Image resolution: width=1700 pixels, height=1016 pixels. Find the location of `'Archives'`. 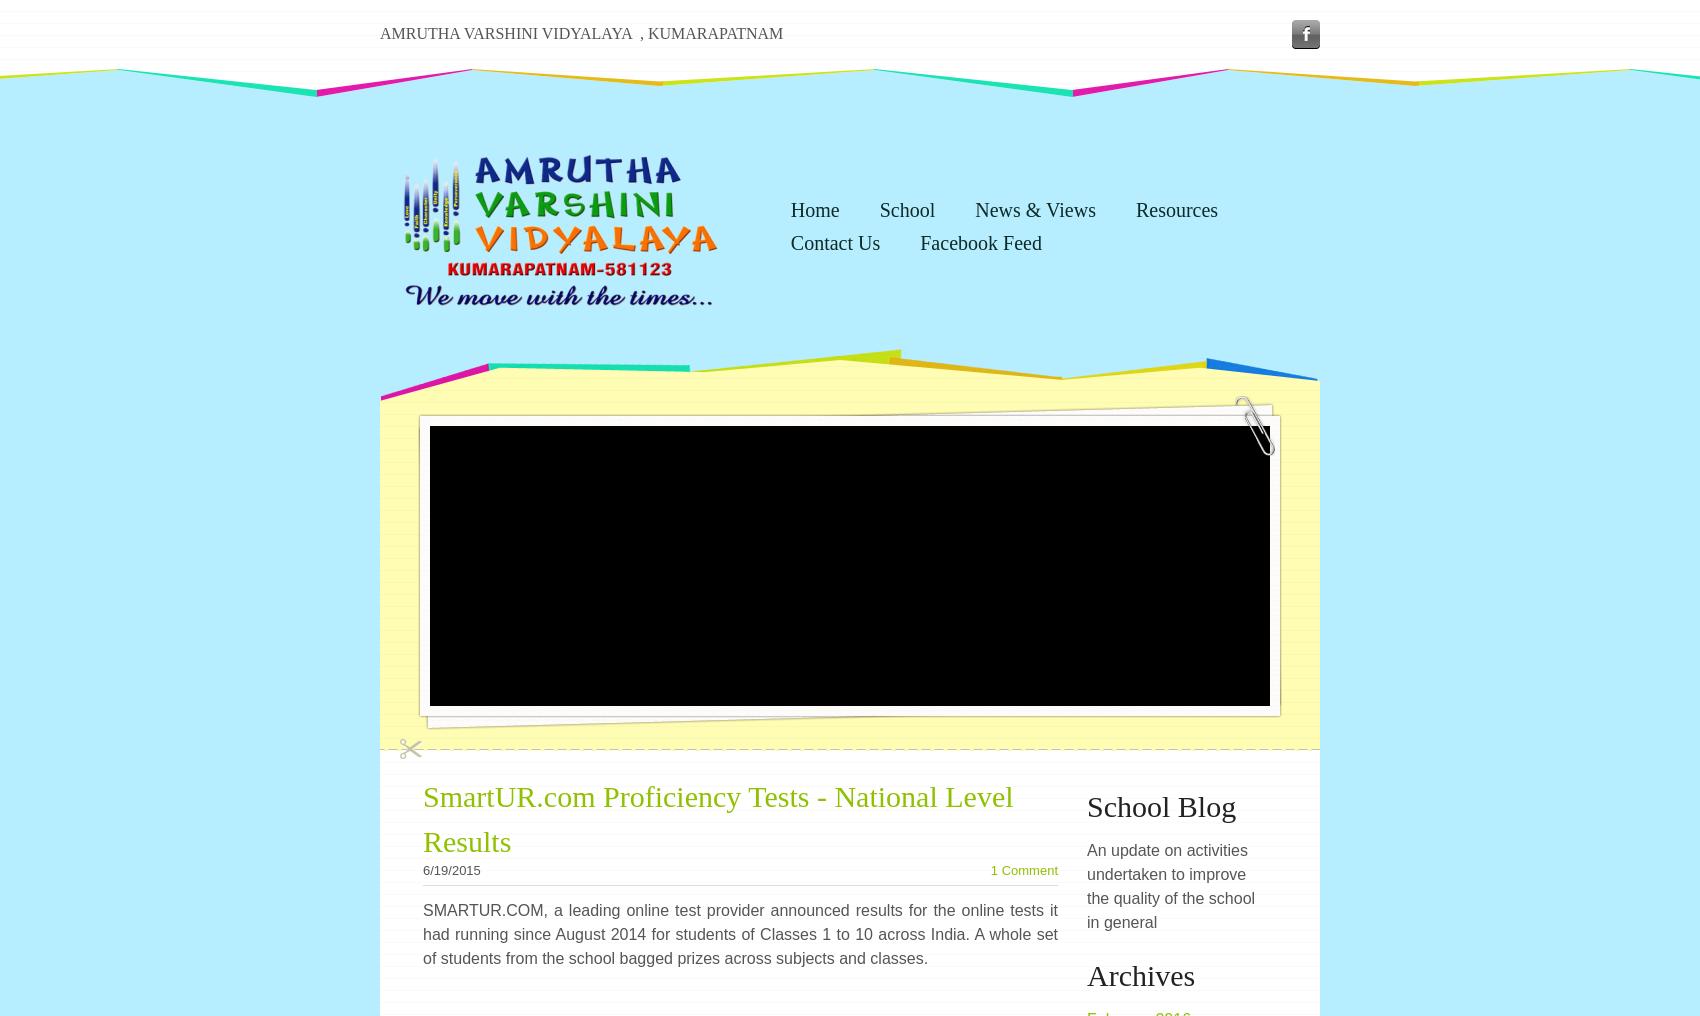

'Archives' is located at coordinates (1141, 975).